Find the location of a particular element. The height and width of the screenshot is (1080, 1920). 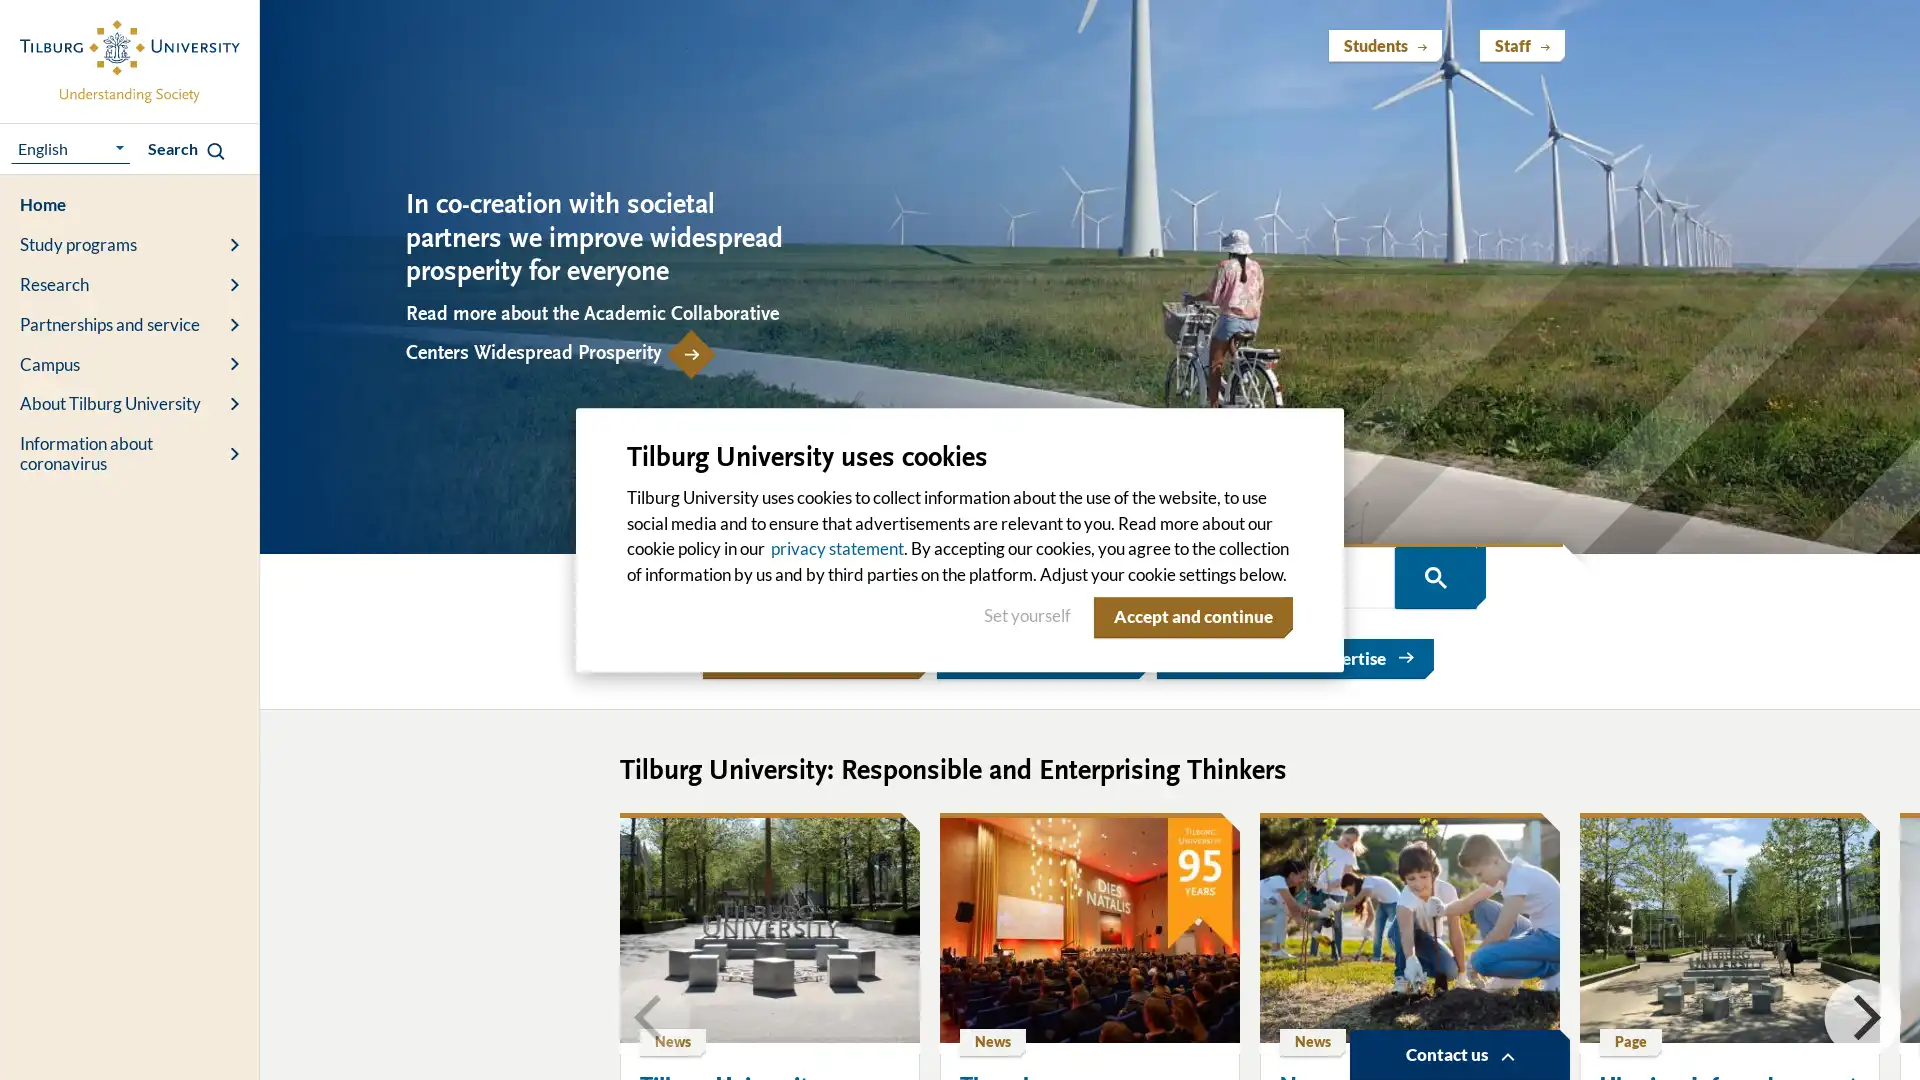

search is located at coordinates (1434, 577).